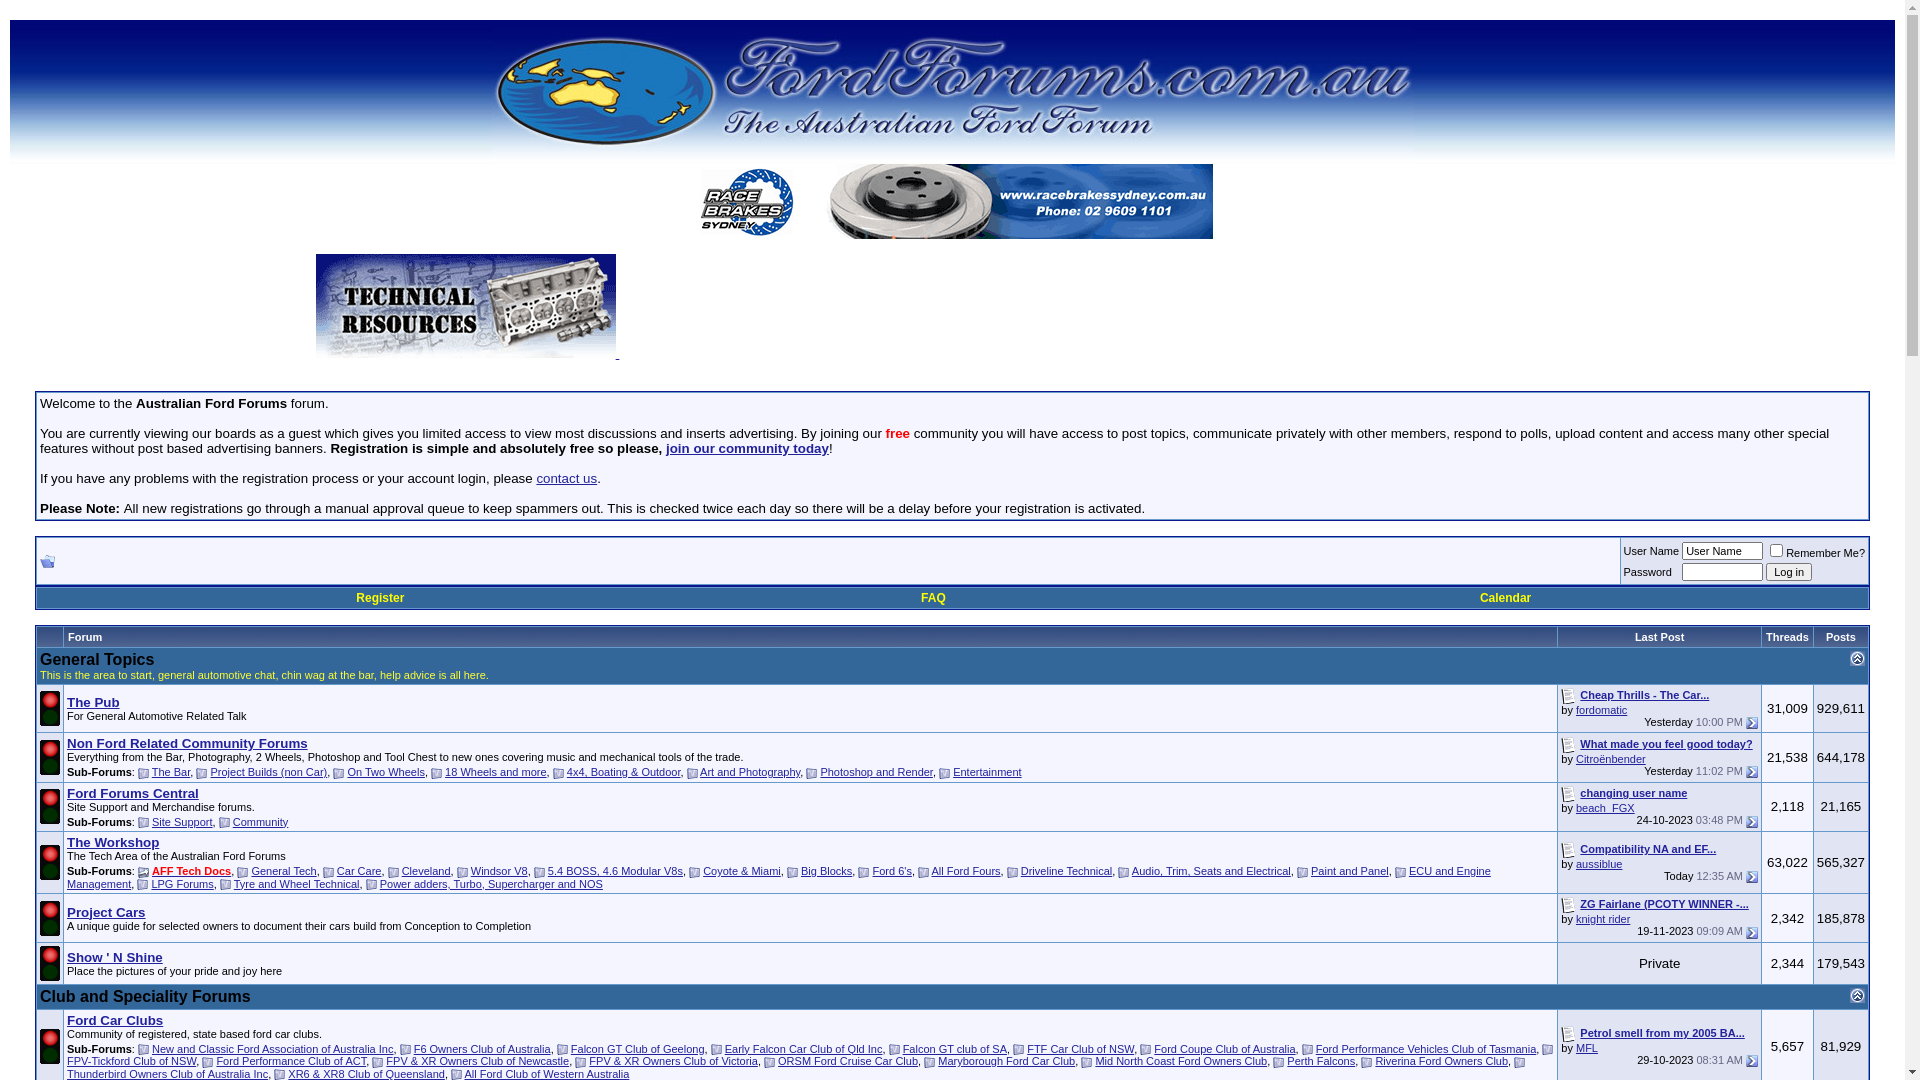  I want to click on 'FAQ', so click(932, 596).